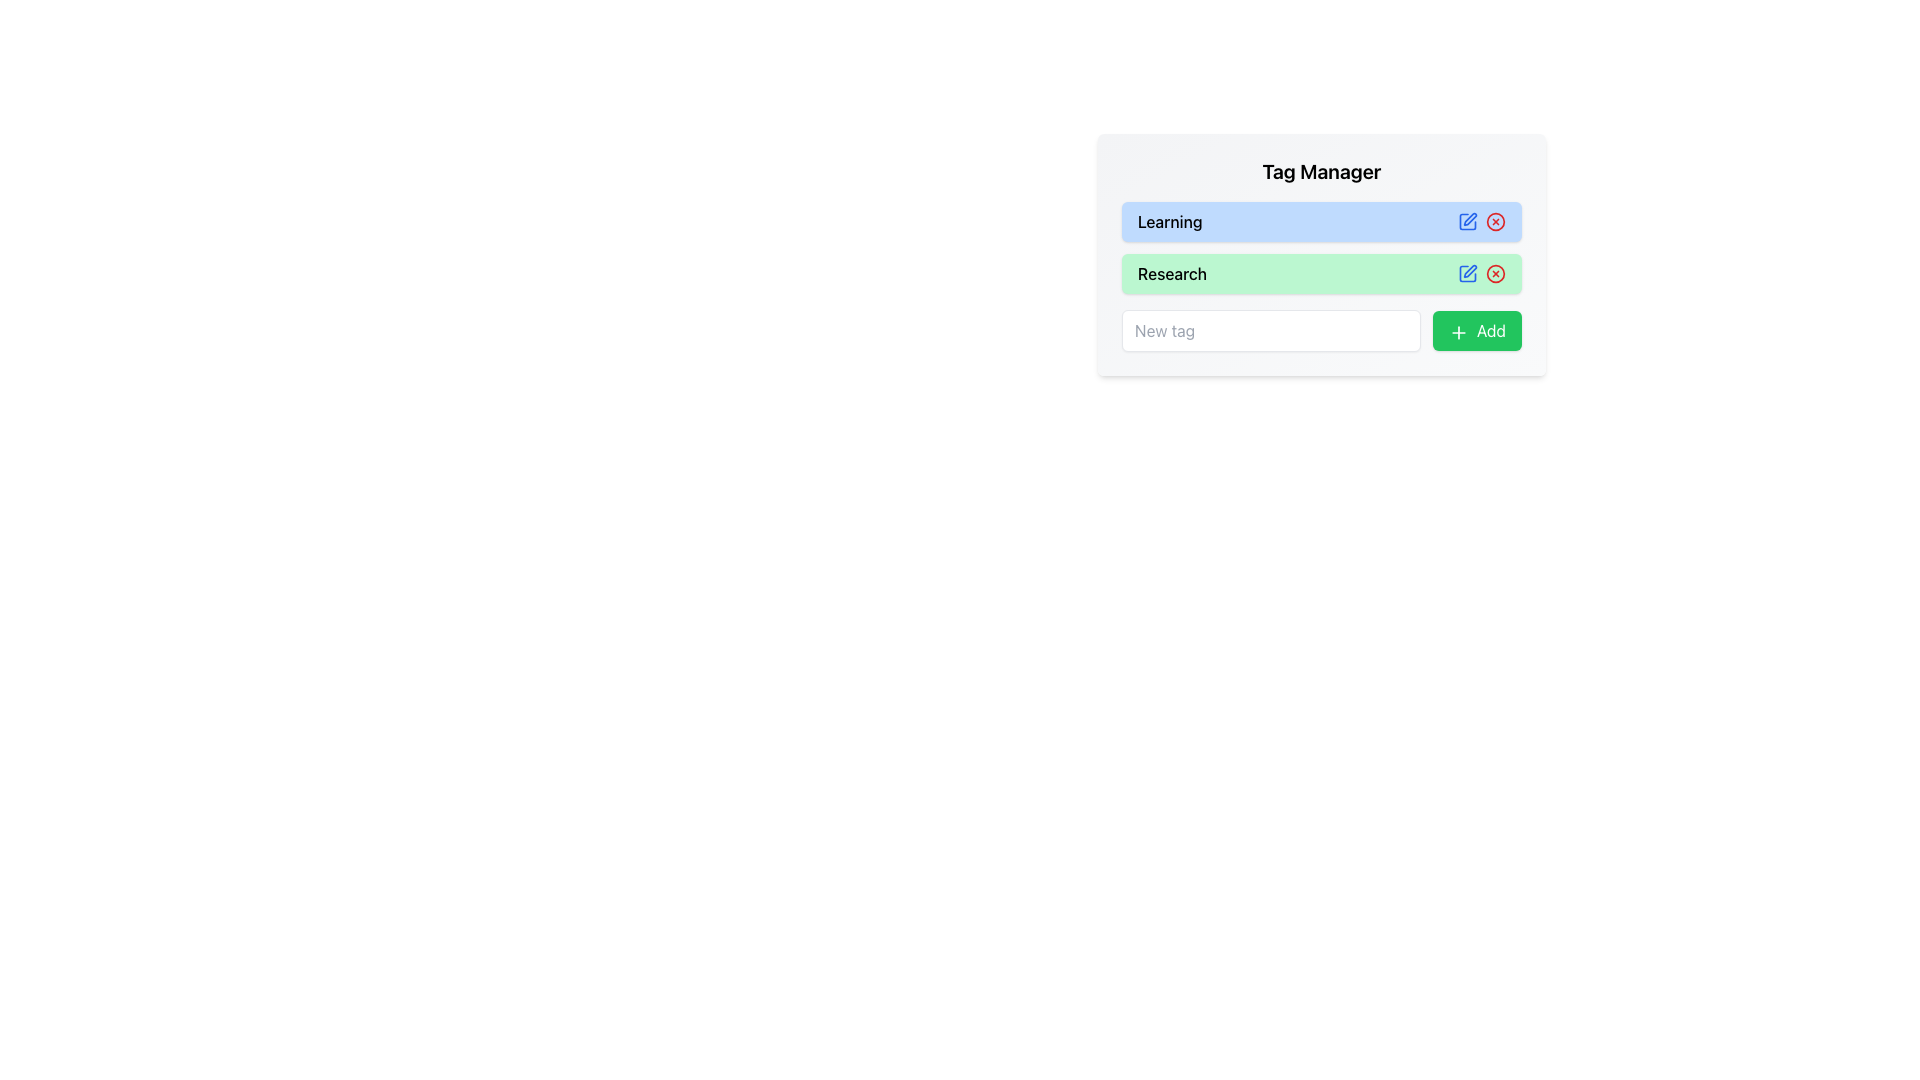  I want to click on the 'Research' tag in the Tag Manager section to navigate or select it, so click(1321, 273).